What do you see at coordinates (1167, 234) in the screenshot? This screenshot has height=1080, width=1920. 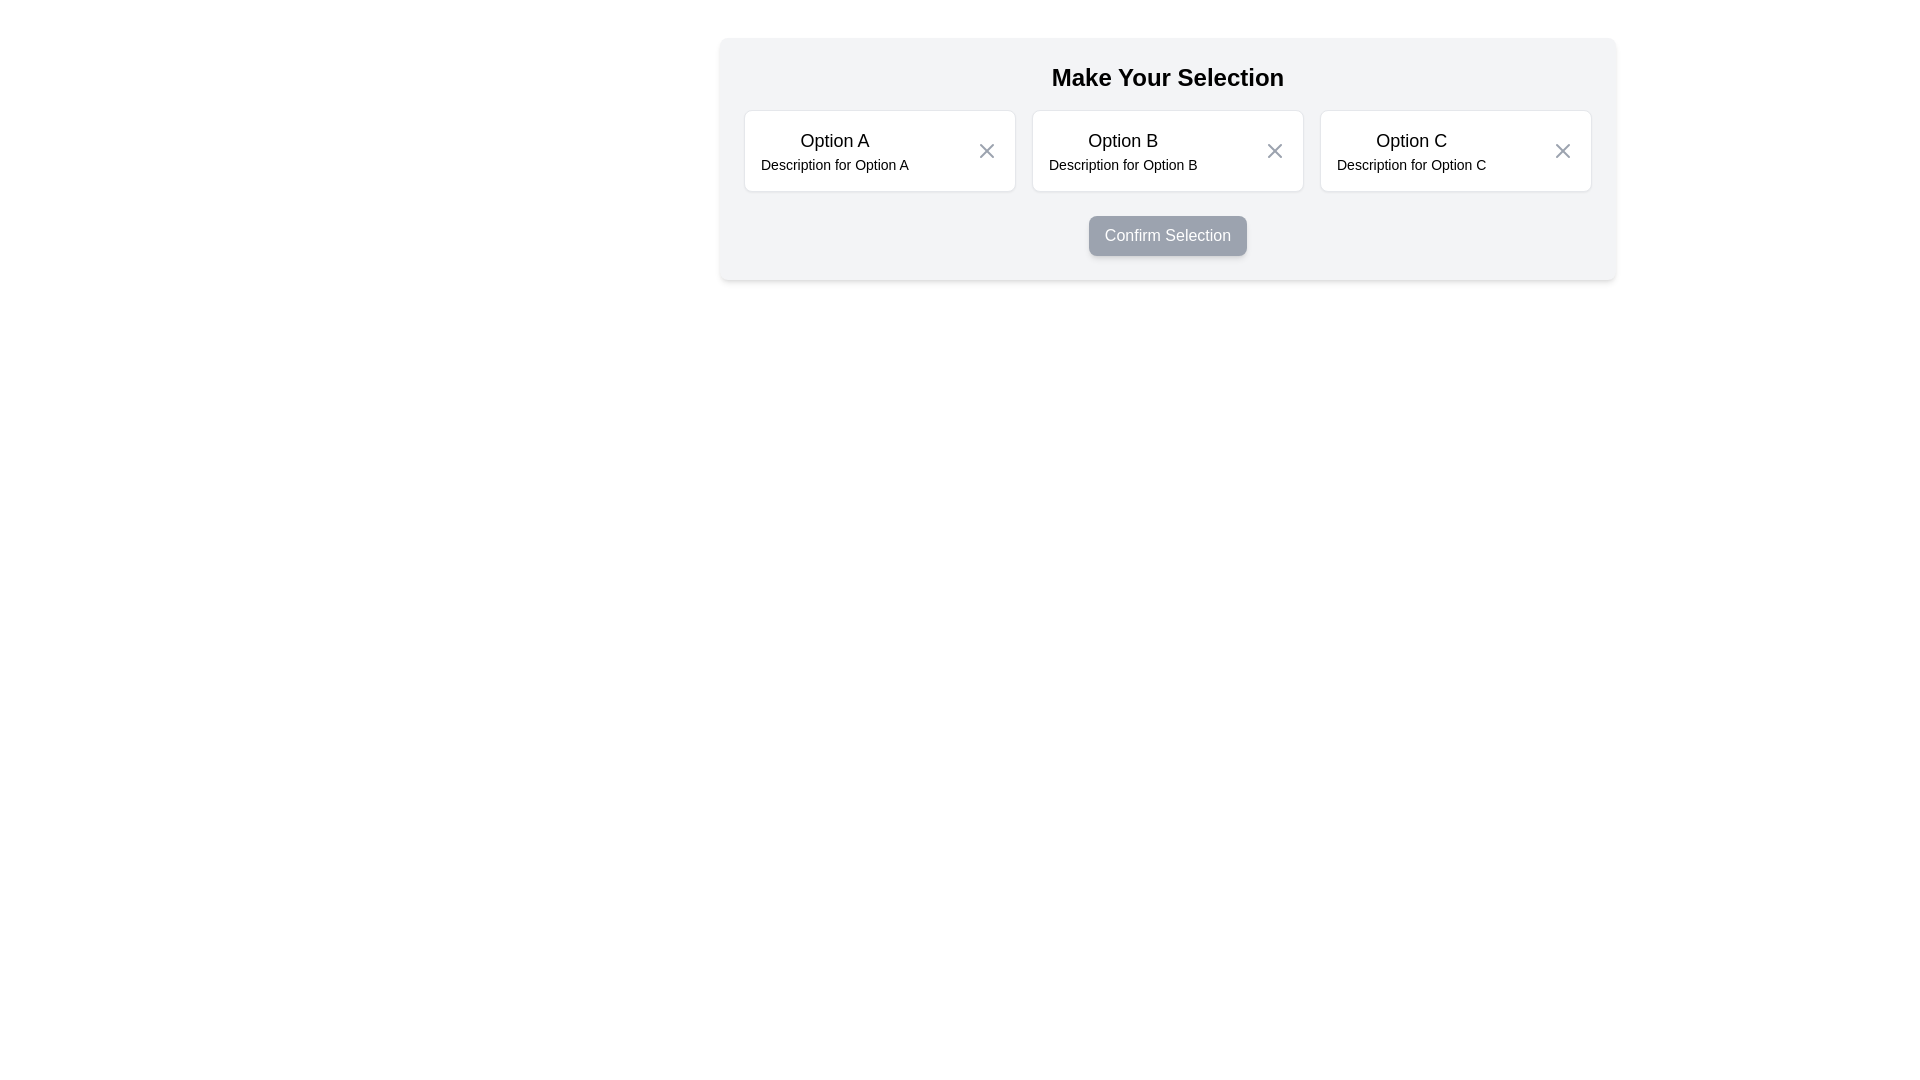 I see `the 'Confirm Selection' button, which has a light gray background, white text, and rounded corners, located below the options A, B, and C` at bounding box center [1167, 234].